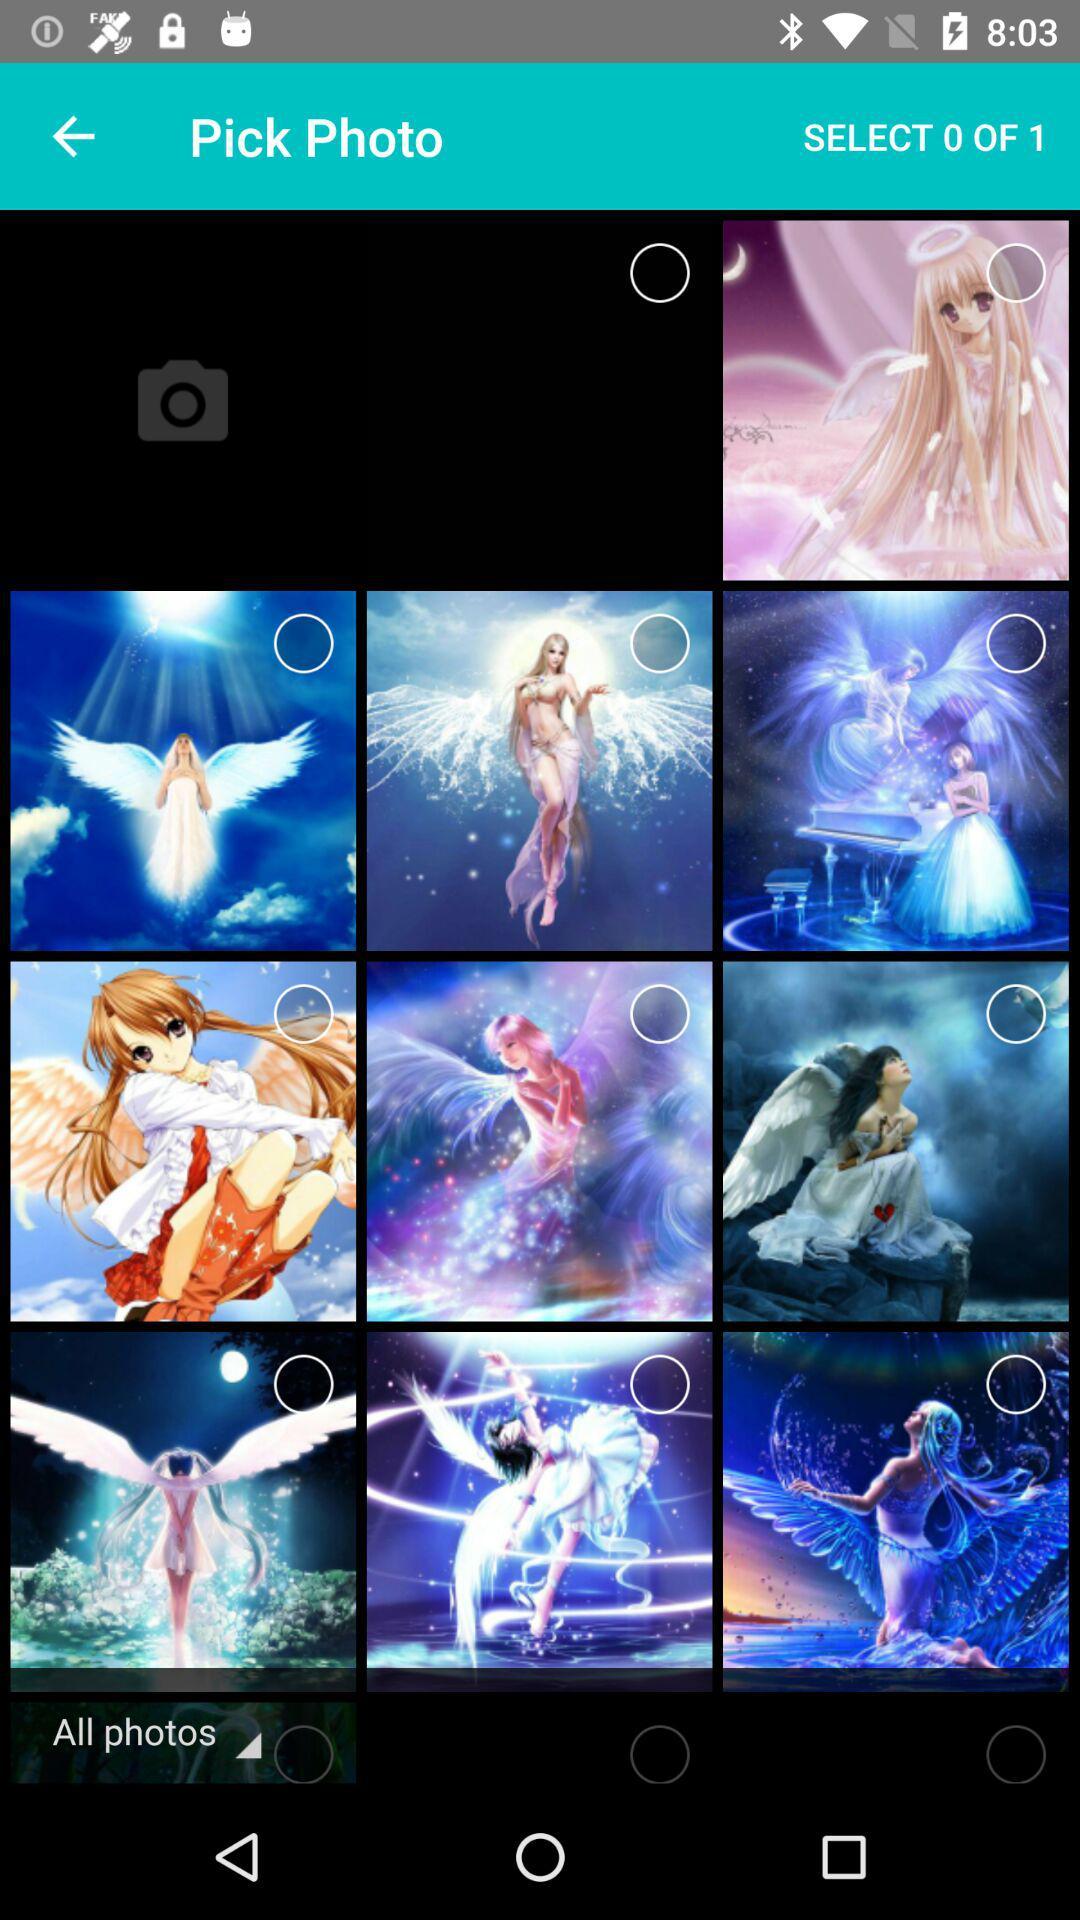  Describe the element at coordinates (659, 643) in the screenshot. I see `photo` at that location.